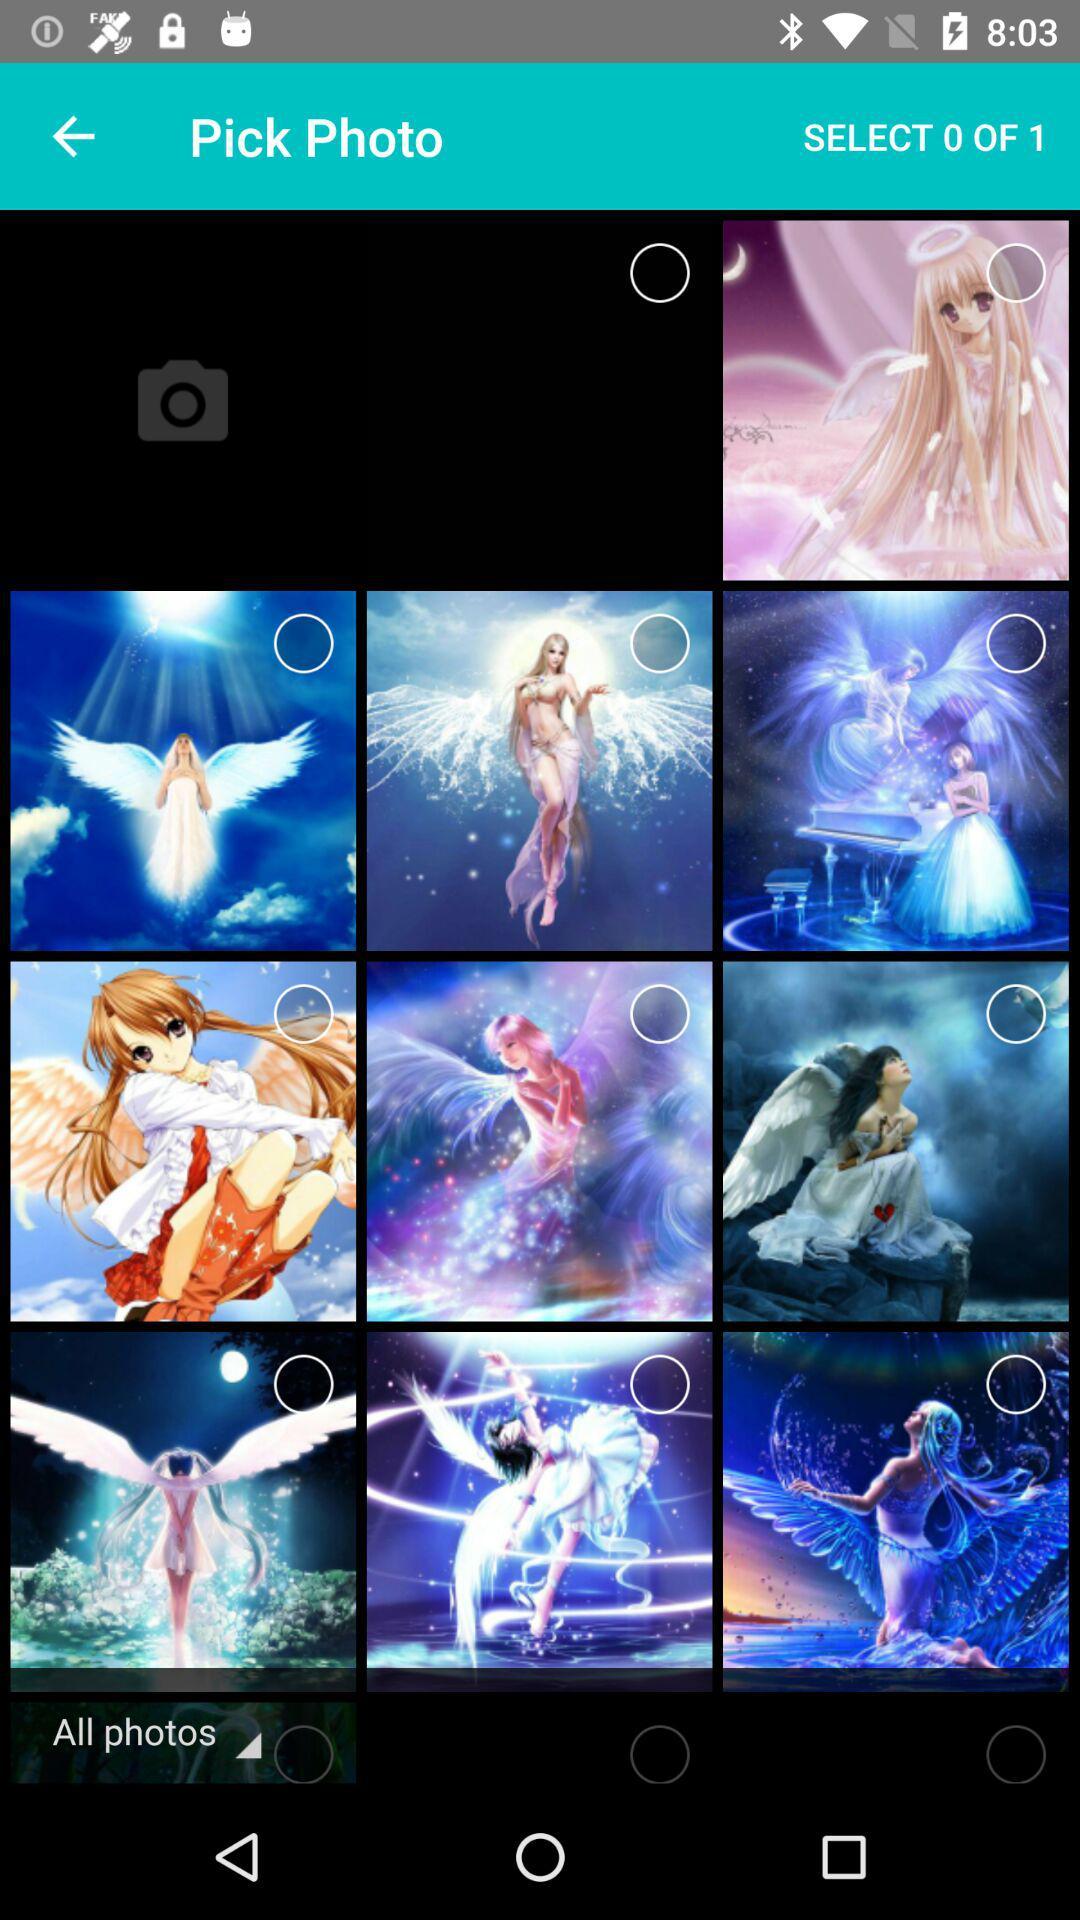  Describe the element at coordinates (659, 643) in the screenshot. I see `photo` at that location.